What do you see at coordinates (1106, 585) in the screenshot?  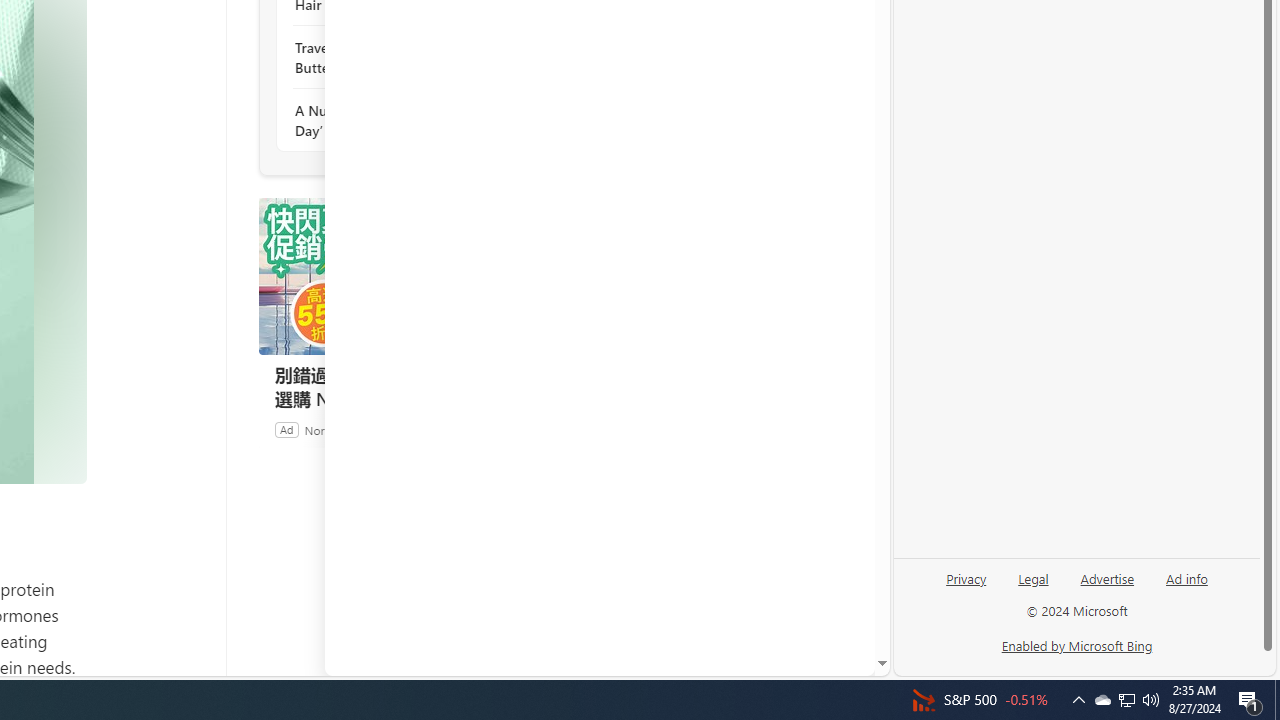 I see `'Advertise'` at bounding box center [1106, 585].